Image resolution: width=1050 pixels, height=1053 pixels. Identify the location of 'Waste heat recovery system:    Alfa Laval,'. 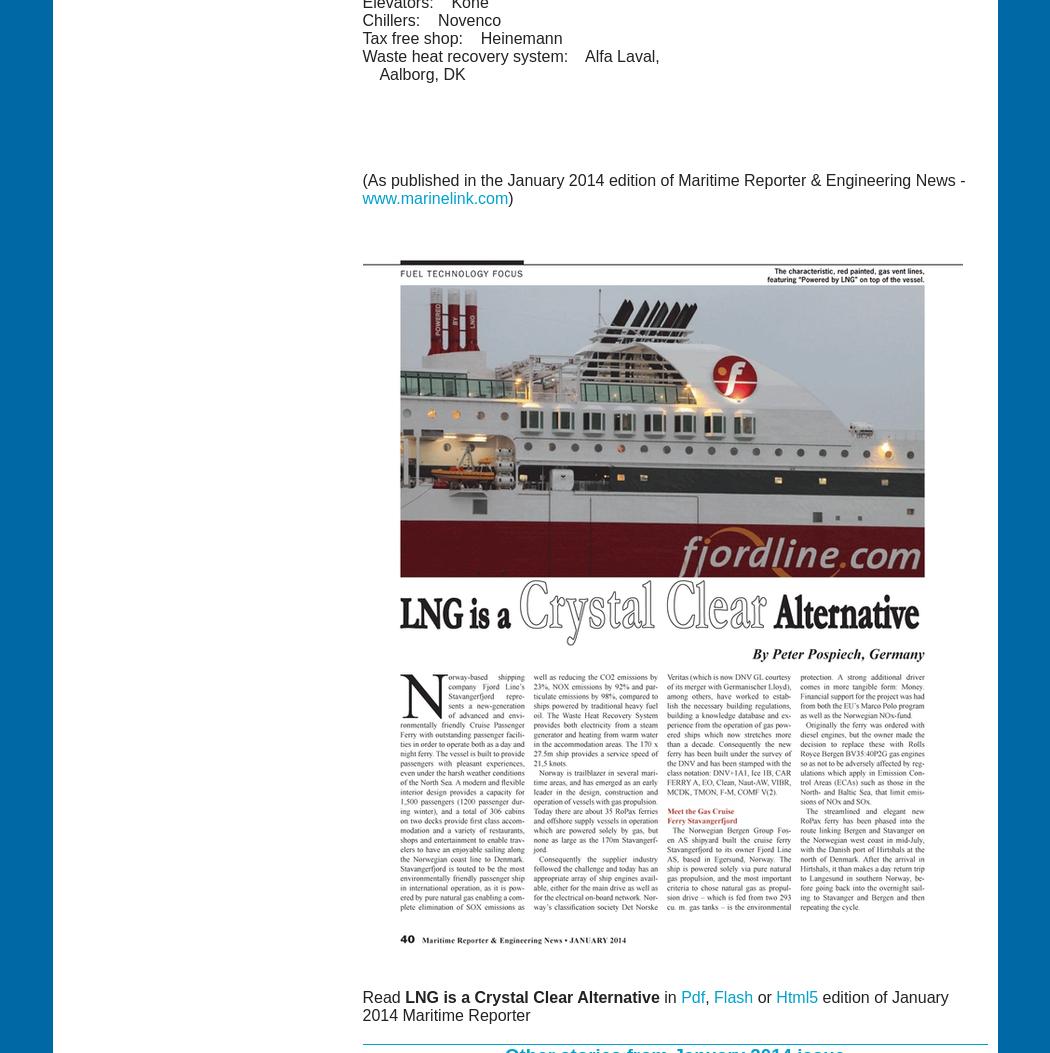
(509, 54).